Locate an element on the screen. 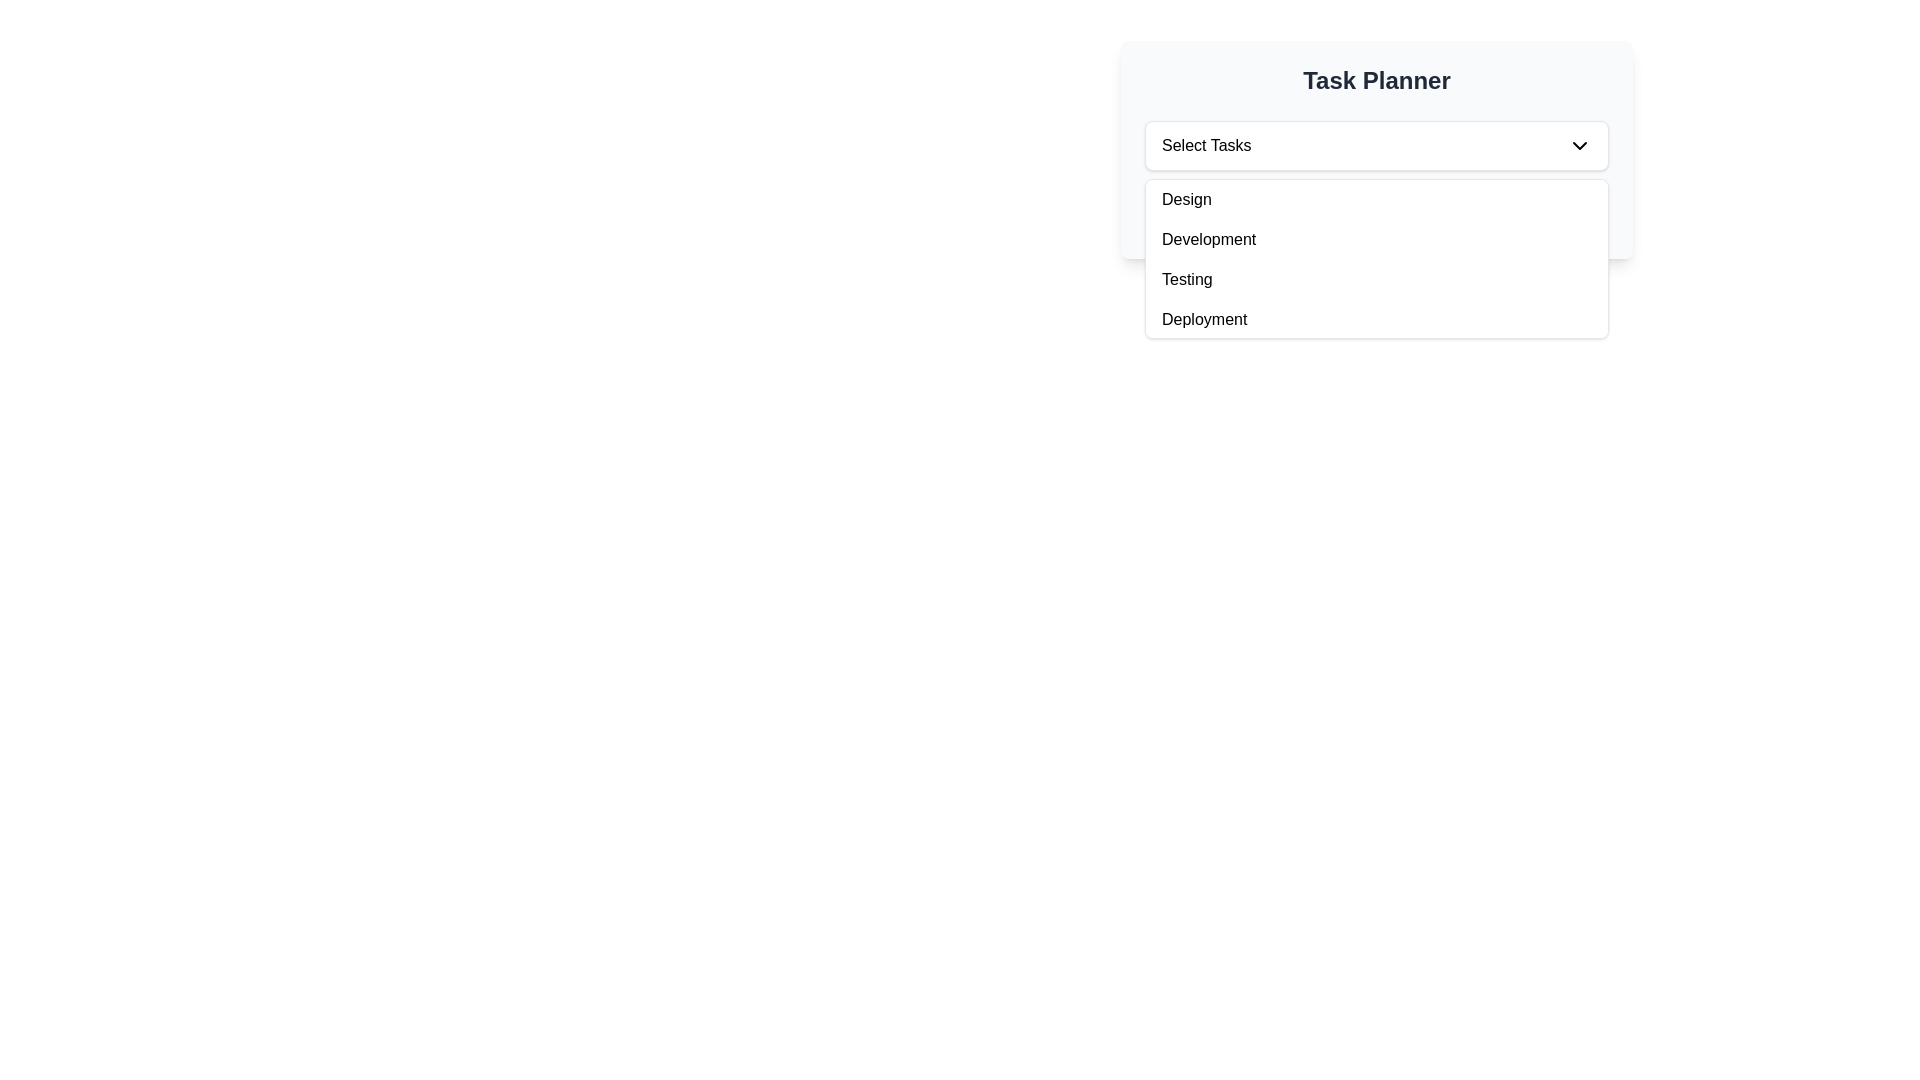 Image resolution: width=1920 pixels, height=1080 pixels. the 'Testing' option in the dropdown menu, which is the third item in the list below the 'Select Tasks' button is located at coordinates (1376, 280).